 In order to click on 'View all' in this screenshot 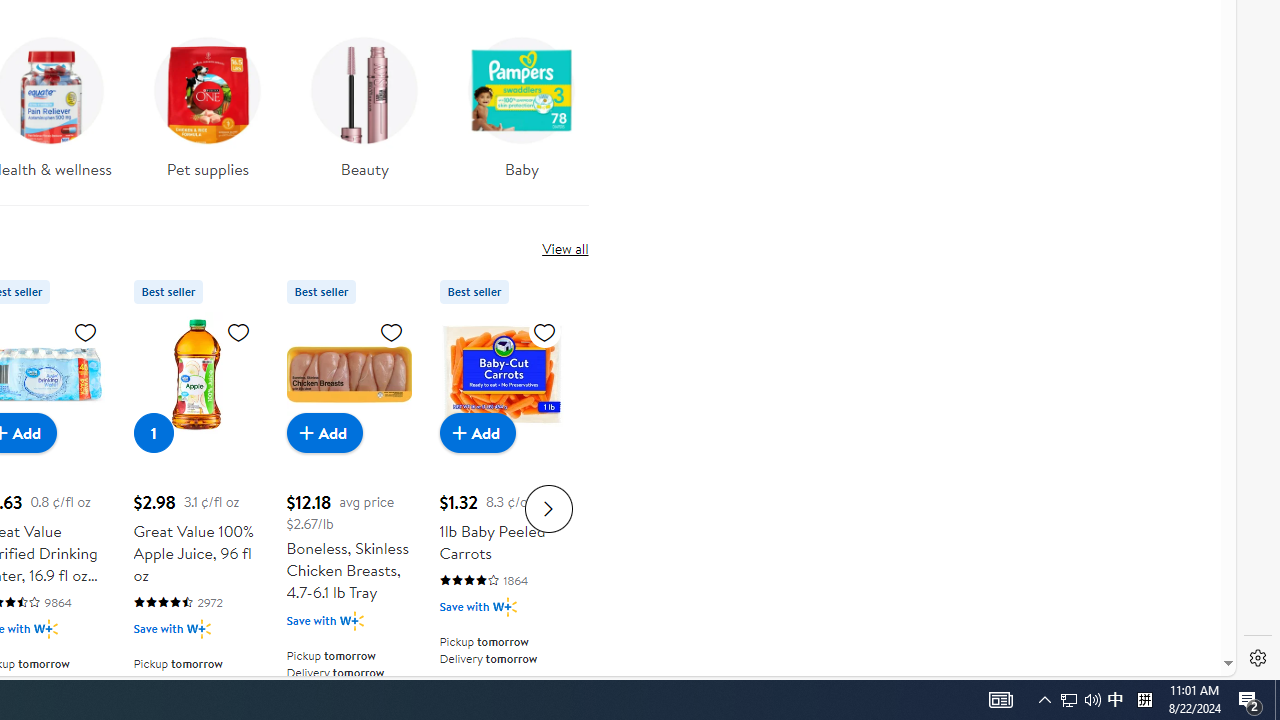, I will do `click(564, 247)`.